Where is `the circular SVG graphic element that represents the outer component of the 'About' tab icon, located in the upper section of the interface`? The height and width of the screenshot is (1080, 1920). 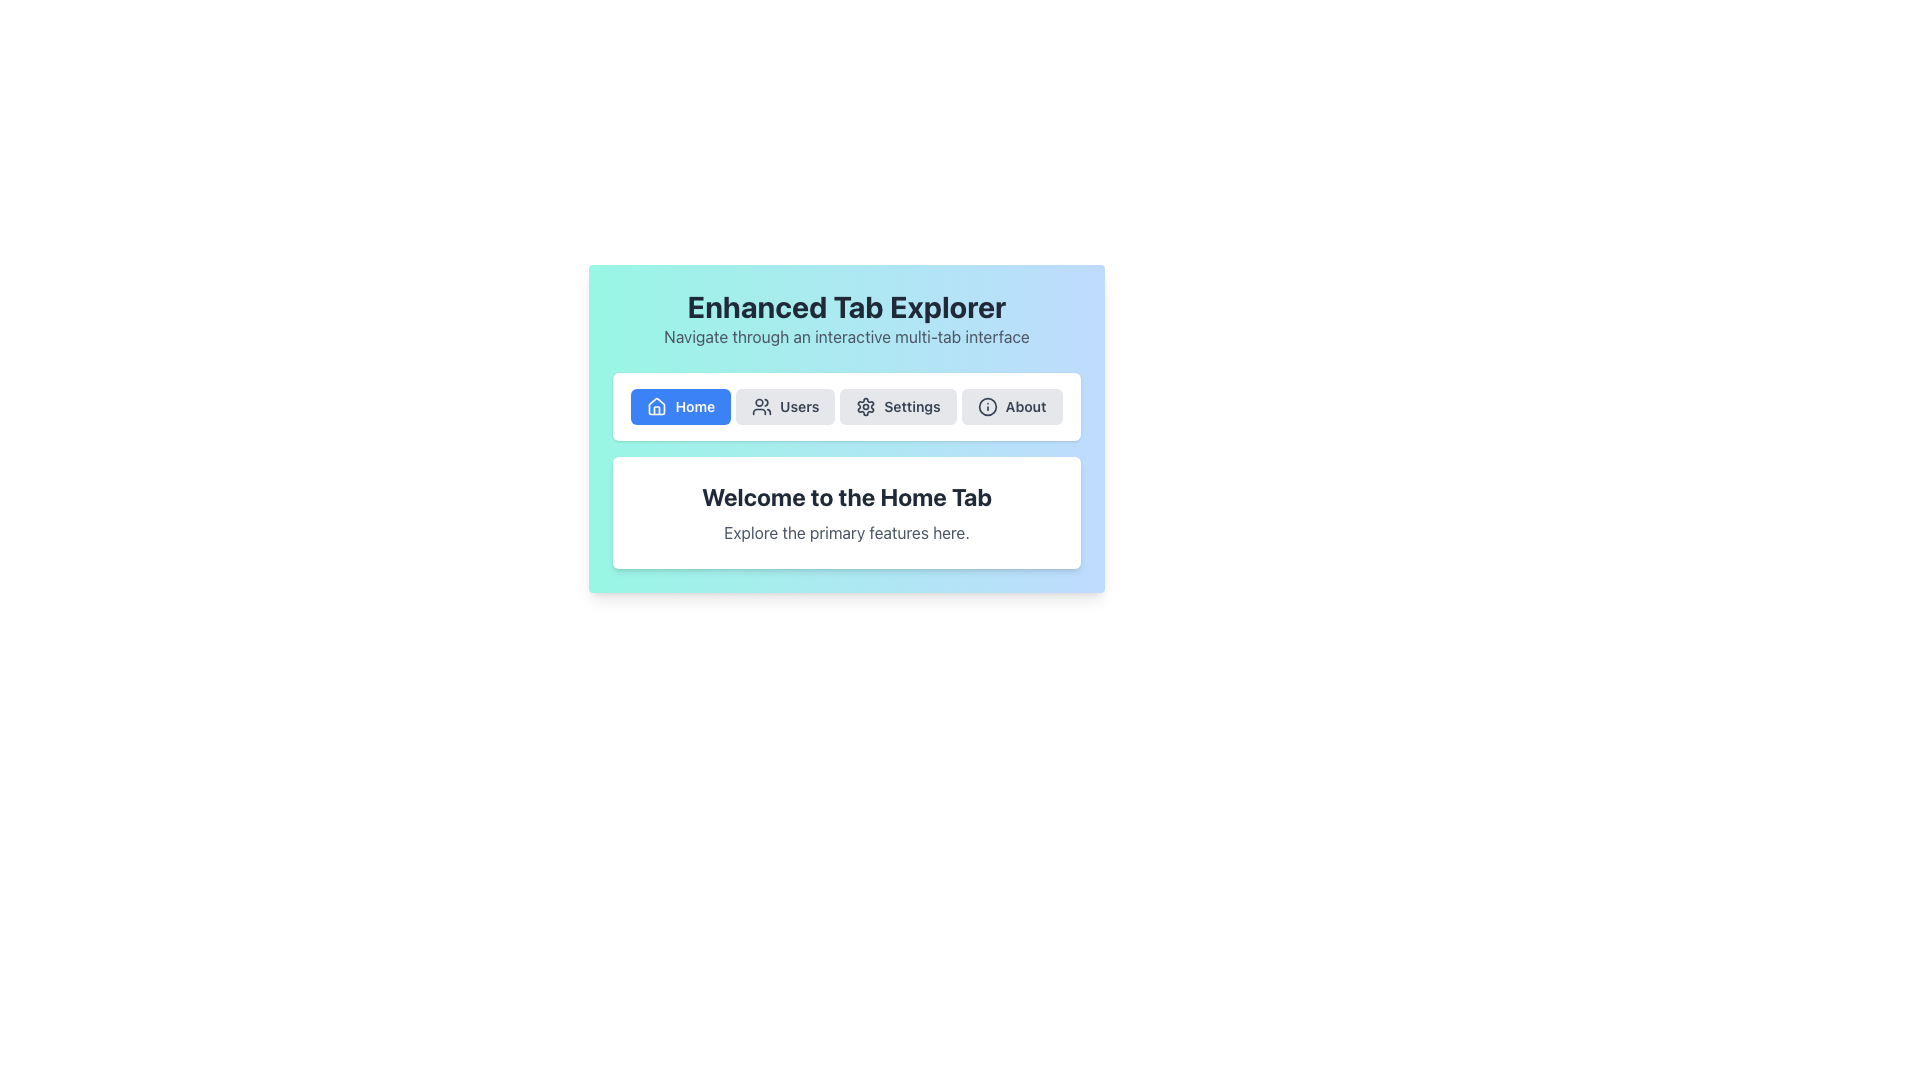
the circular SVG graphic element that represents the outer component of the 'About' tab icon, located in the upper section of the interface is located at coordinates (987, 406).